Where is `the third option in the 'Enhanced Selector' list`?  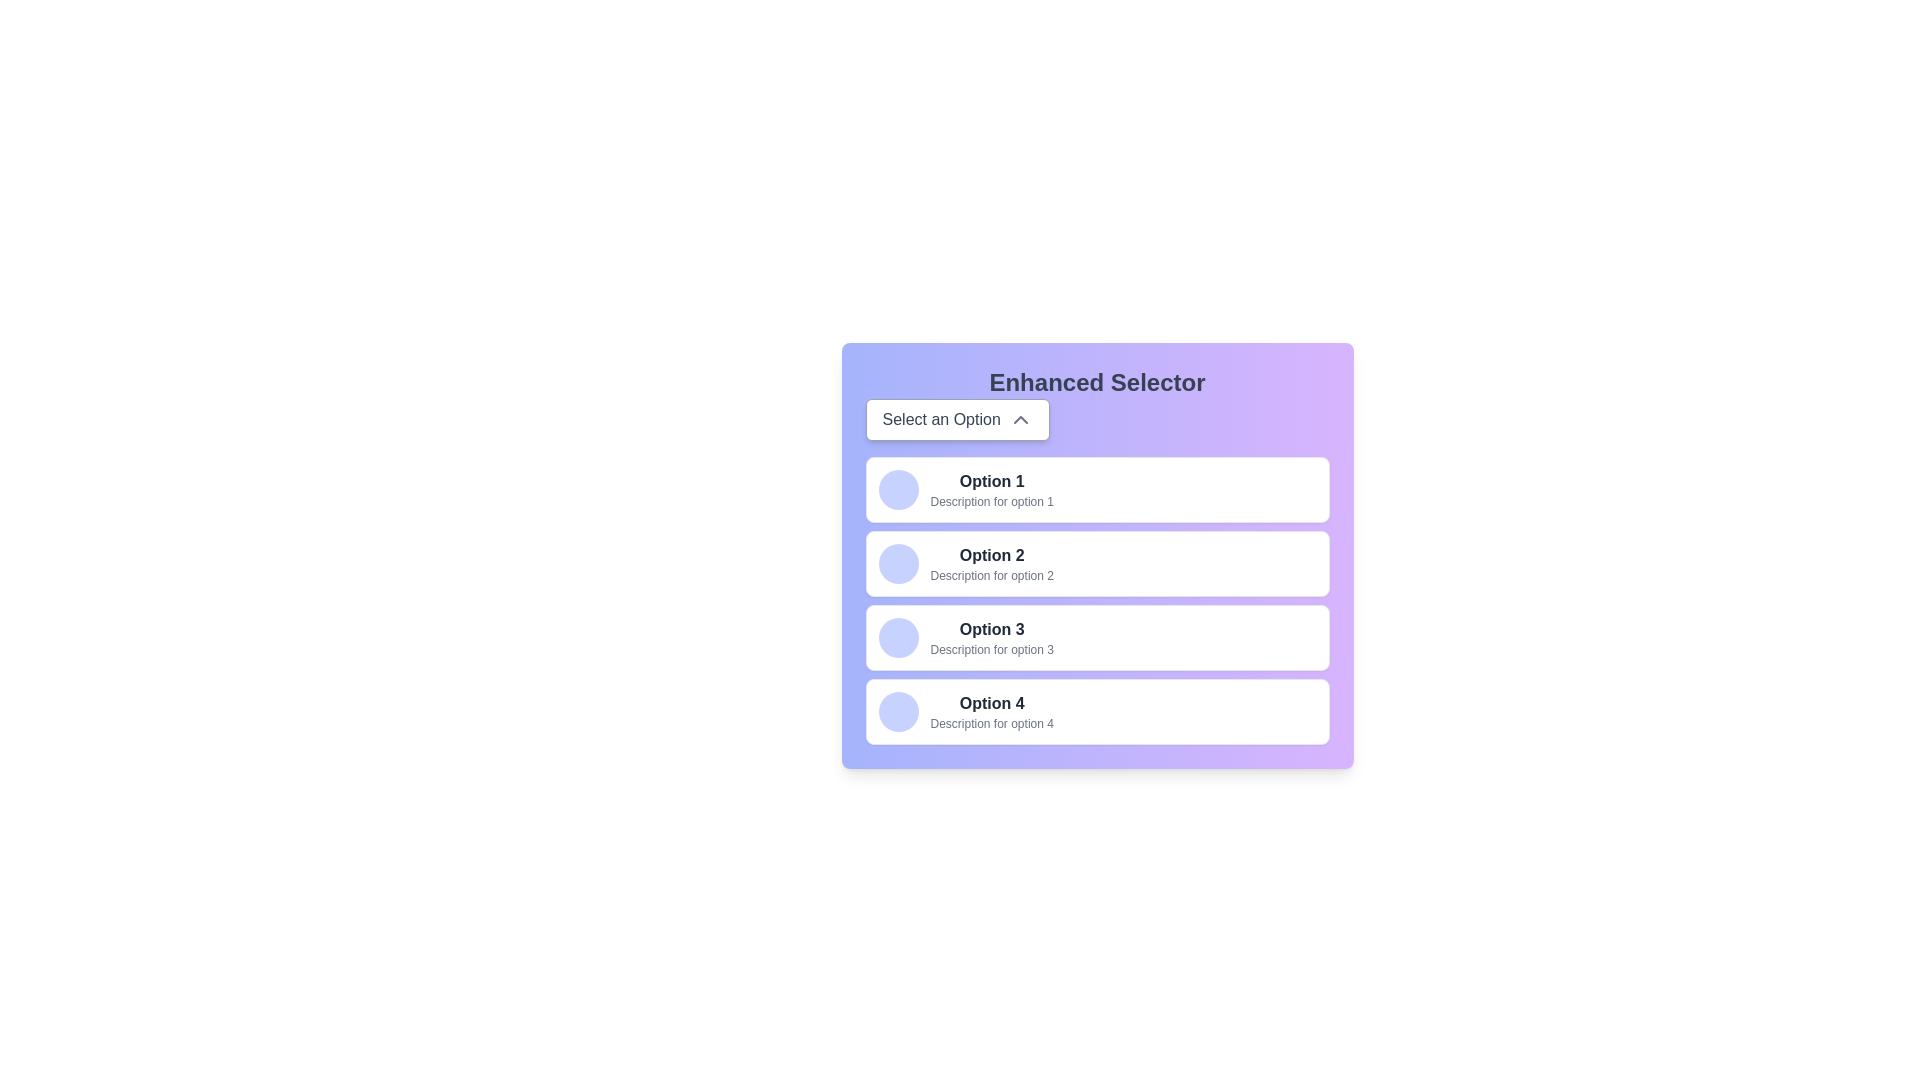
the third option in the 'Enhanced Selector' list is located at coordinates (1096, 637).